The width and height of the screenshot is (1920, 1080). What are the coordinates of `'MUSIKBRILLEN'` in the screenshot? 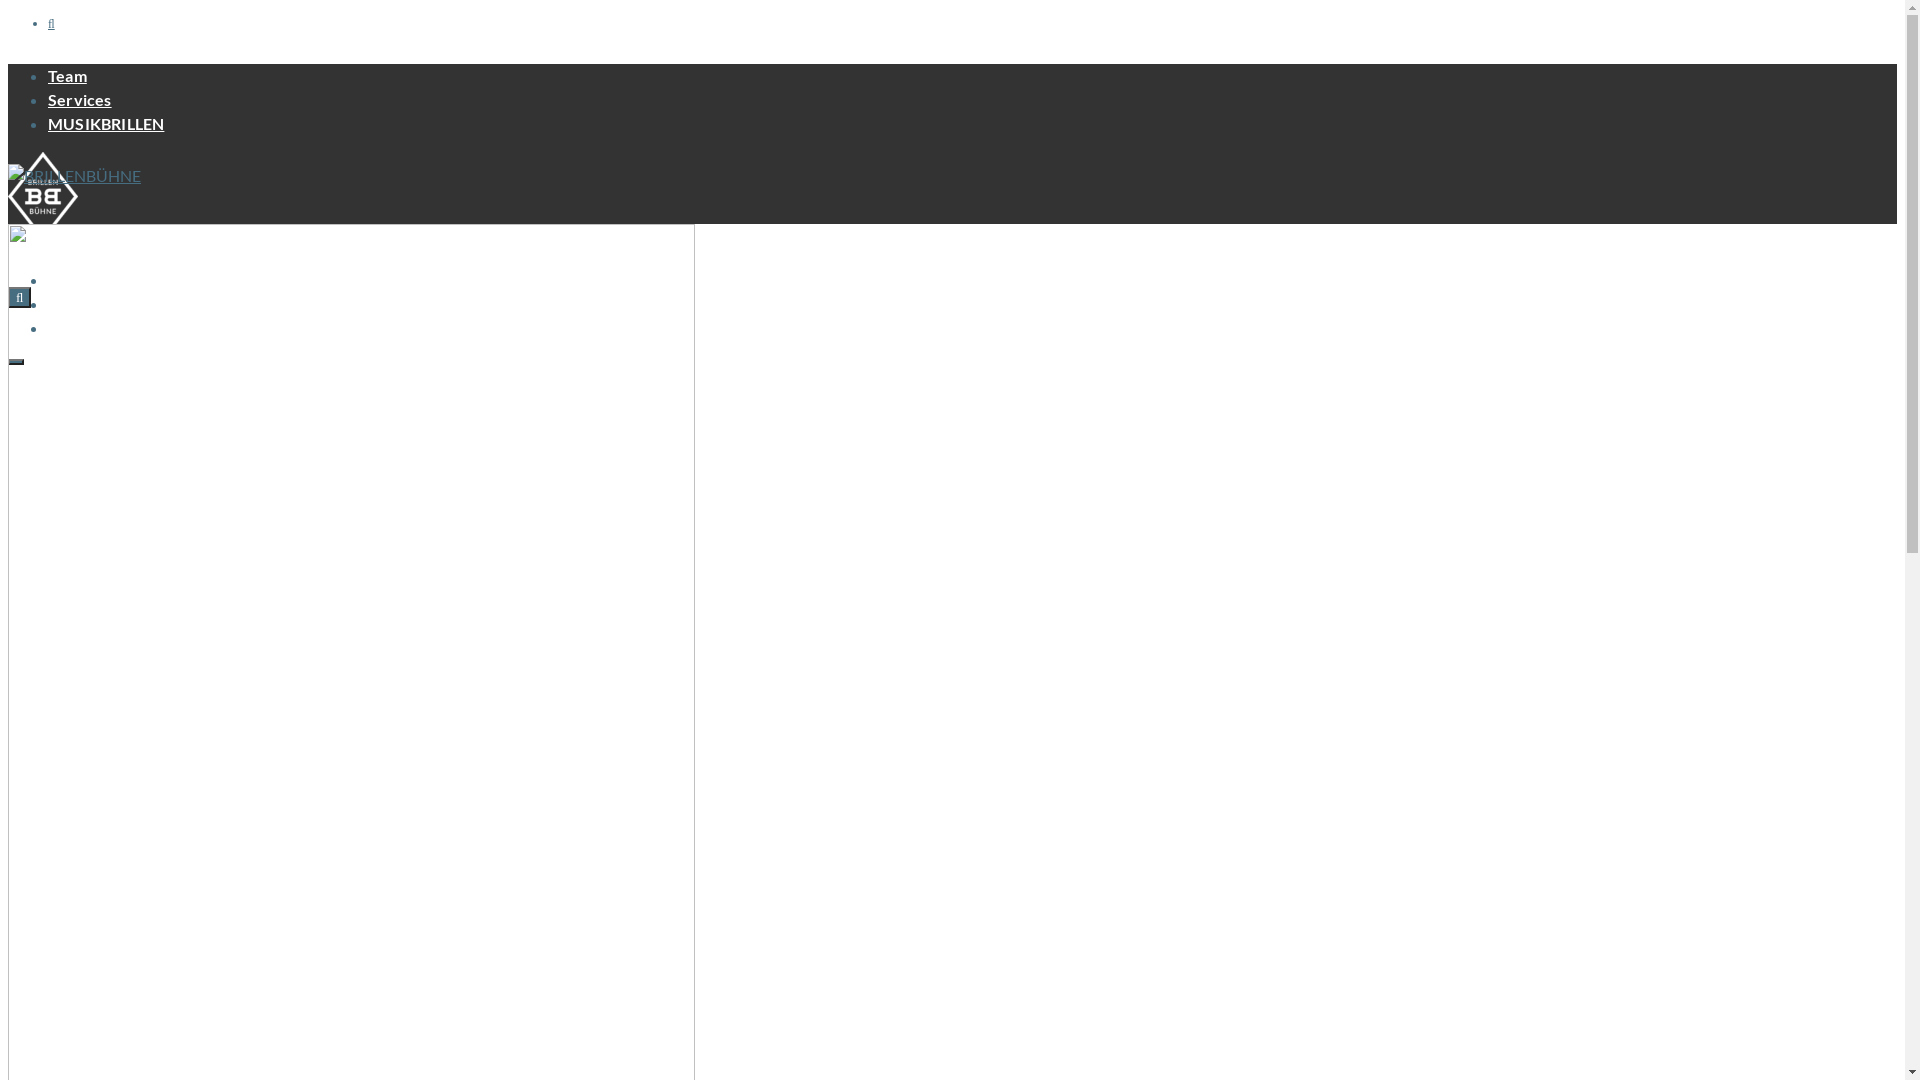 It's located at (104, 123).